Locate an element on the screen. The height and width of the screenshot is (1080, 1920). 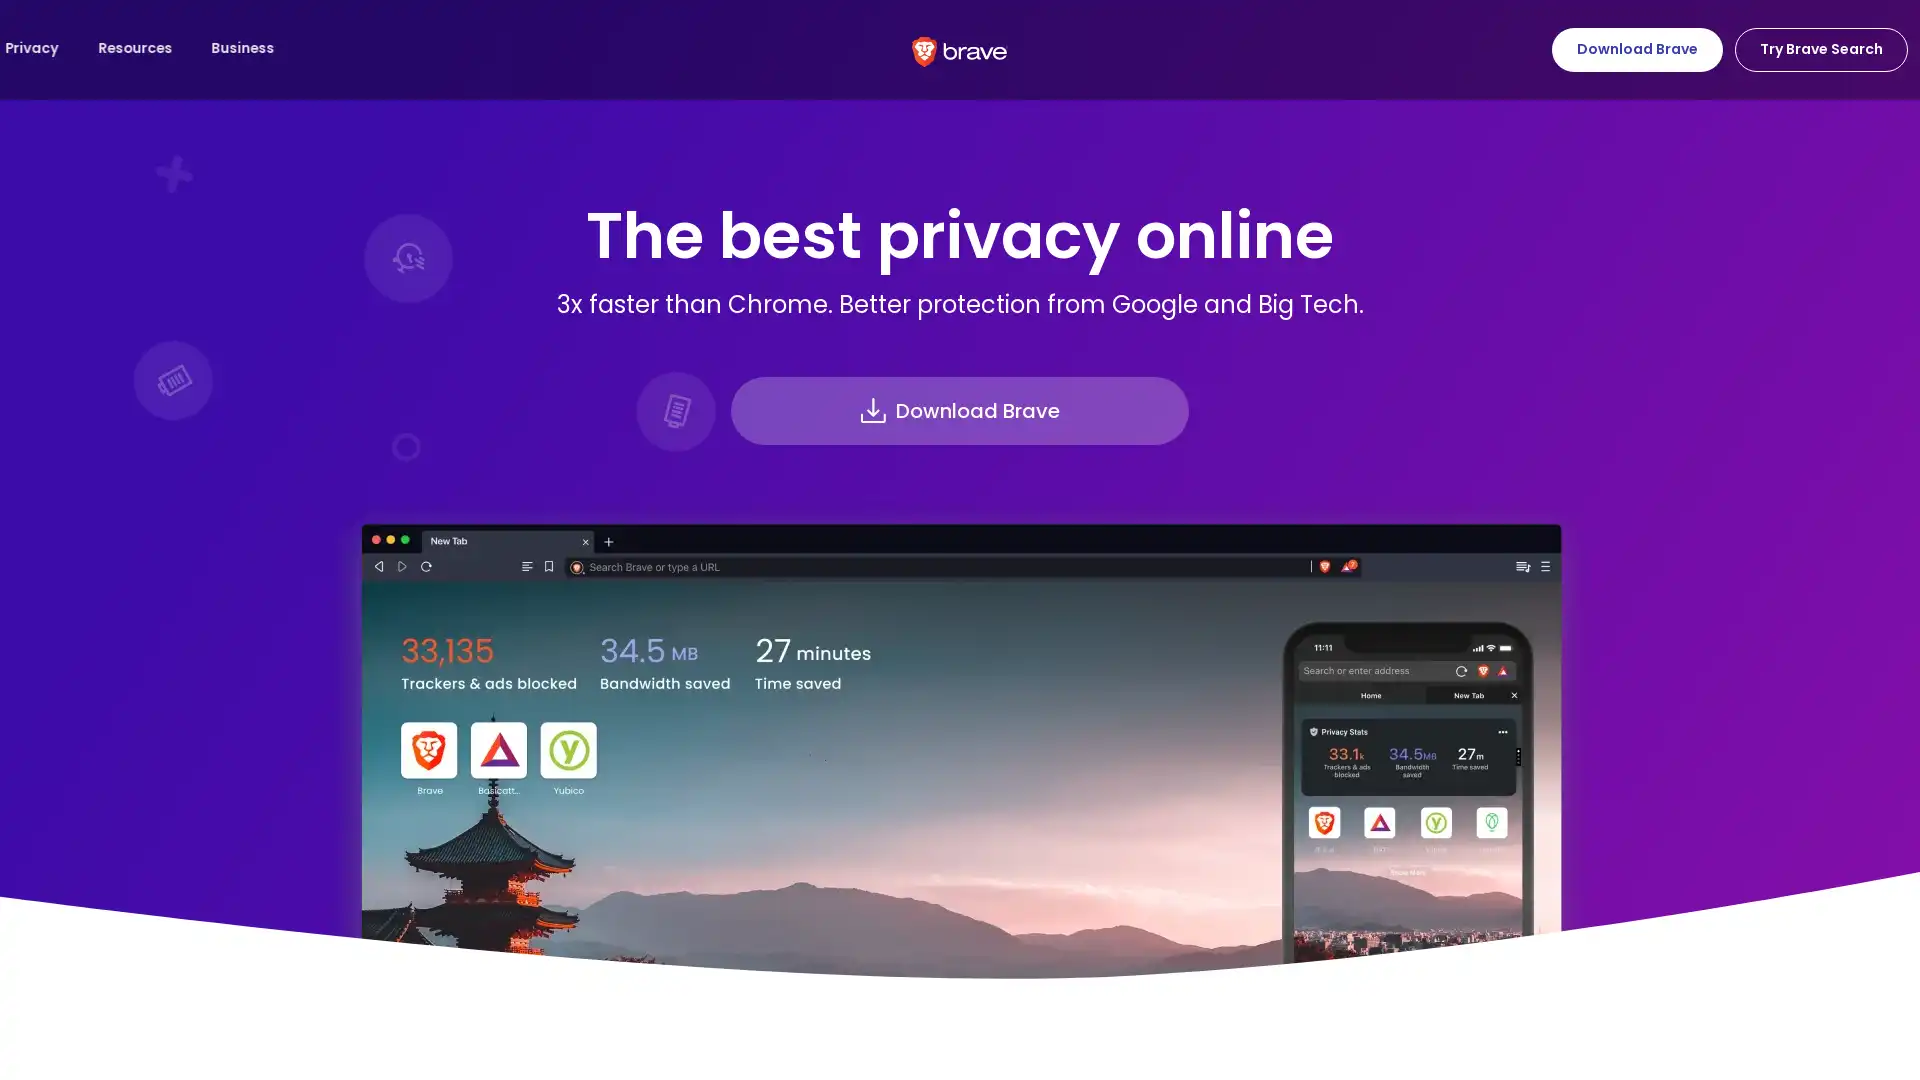
Browser is located at coordinates (59, 48).